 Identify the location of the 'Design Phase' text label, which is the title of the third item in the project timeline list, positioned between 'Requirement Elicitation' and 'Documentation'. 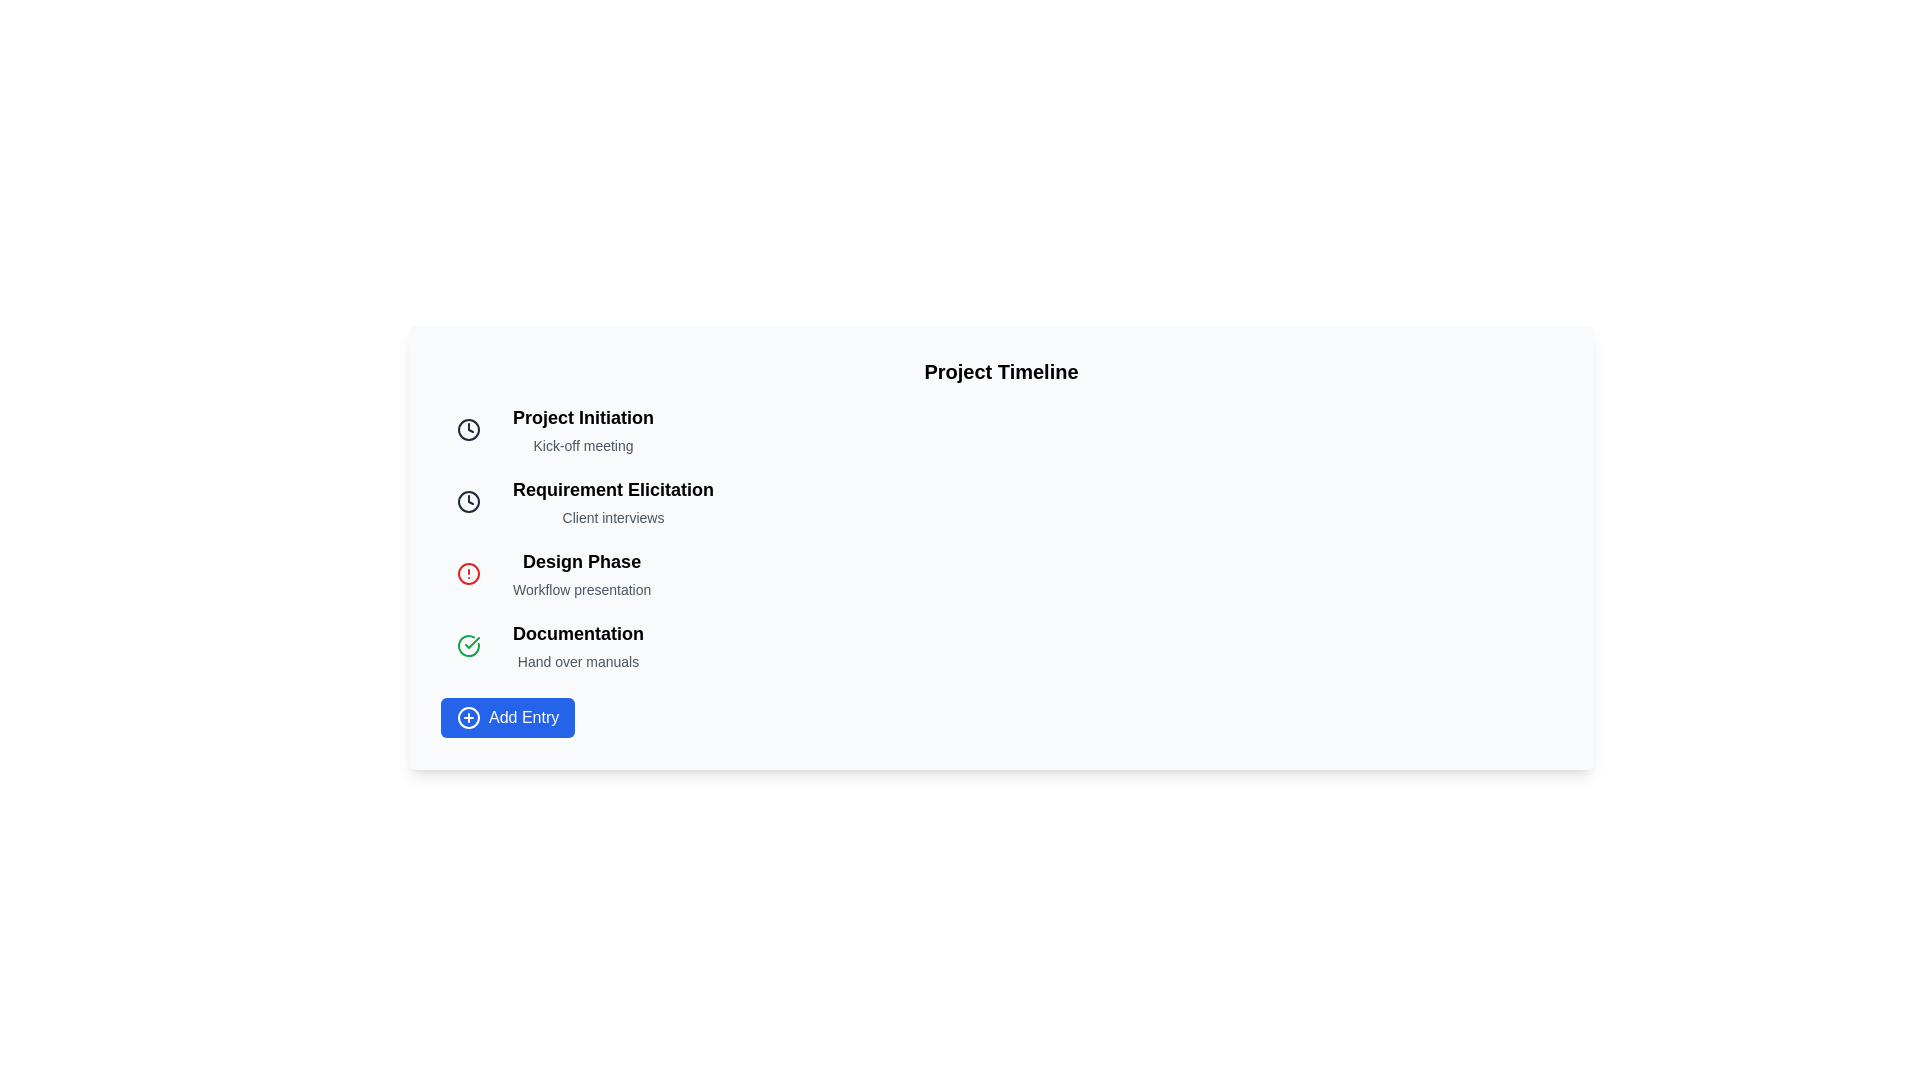
(581, 562).